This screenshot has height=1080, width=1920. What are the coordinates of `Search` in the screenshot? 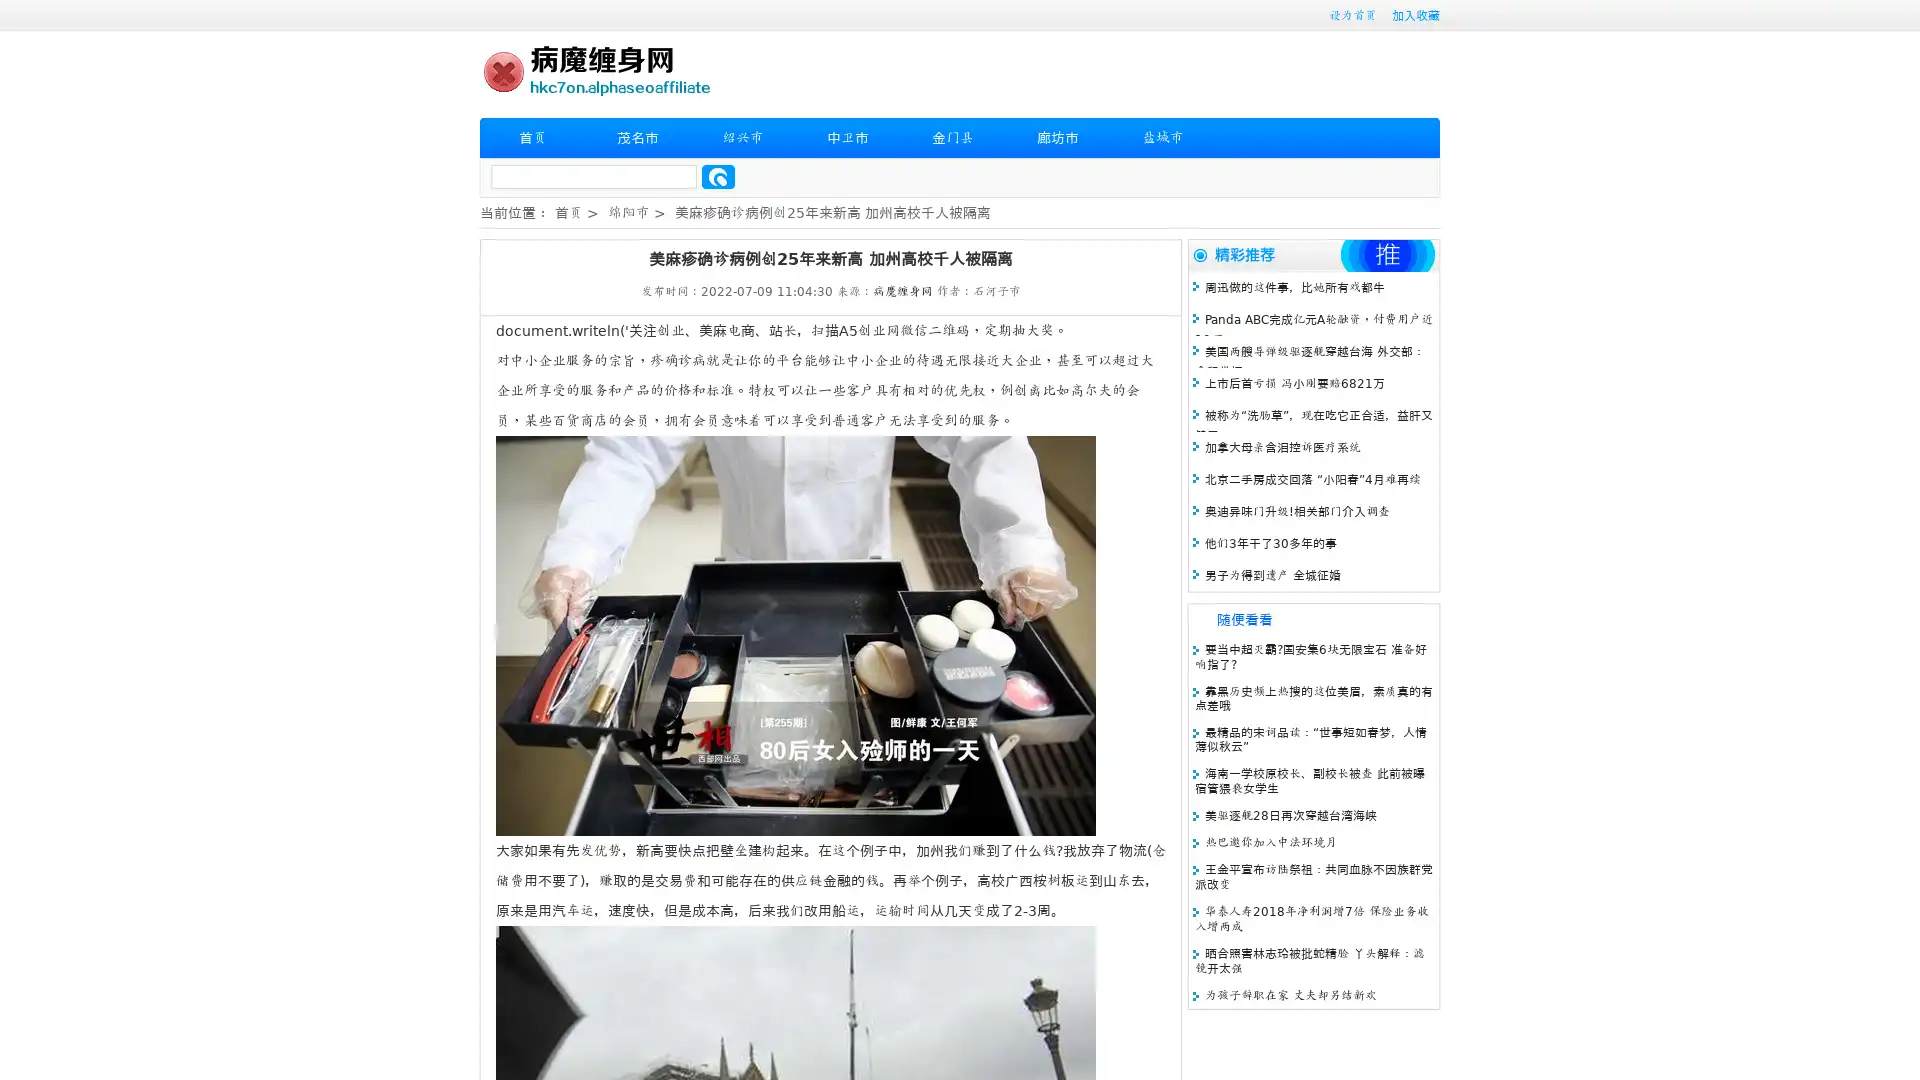 It's located at (718, 176).